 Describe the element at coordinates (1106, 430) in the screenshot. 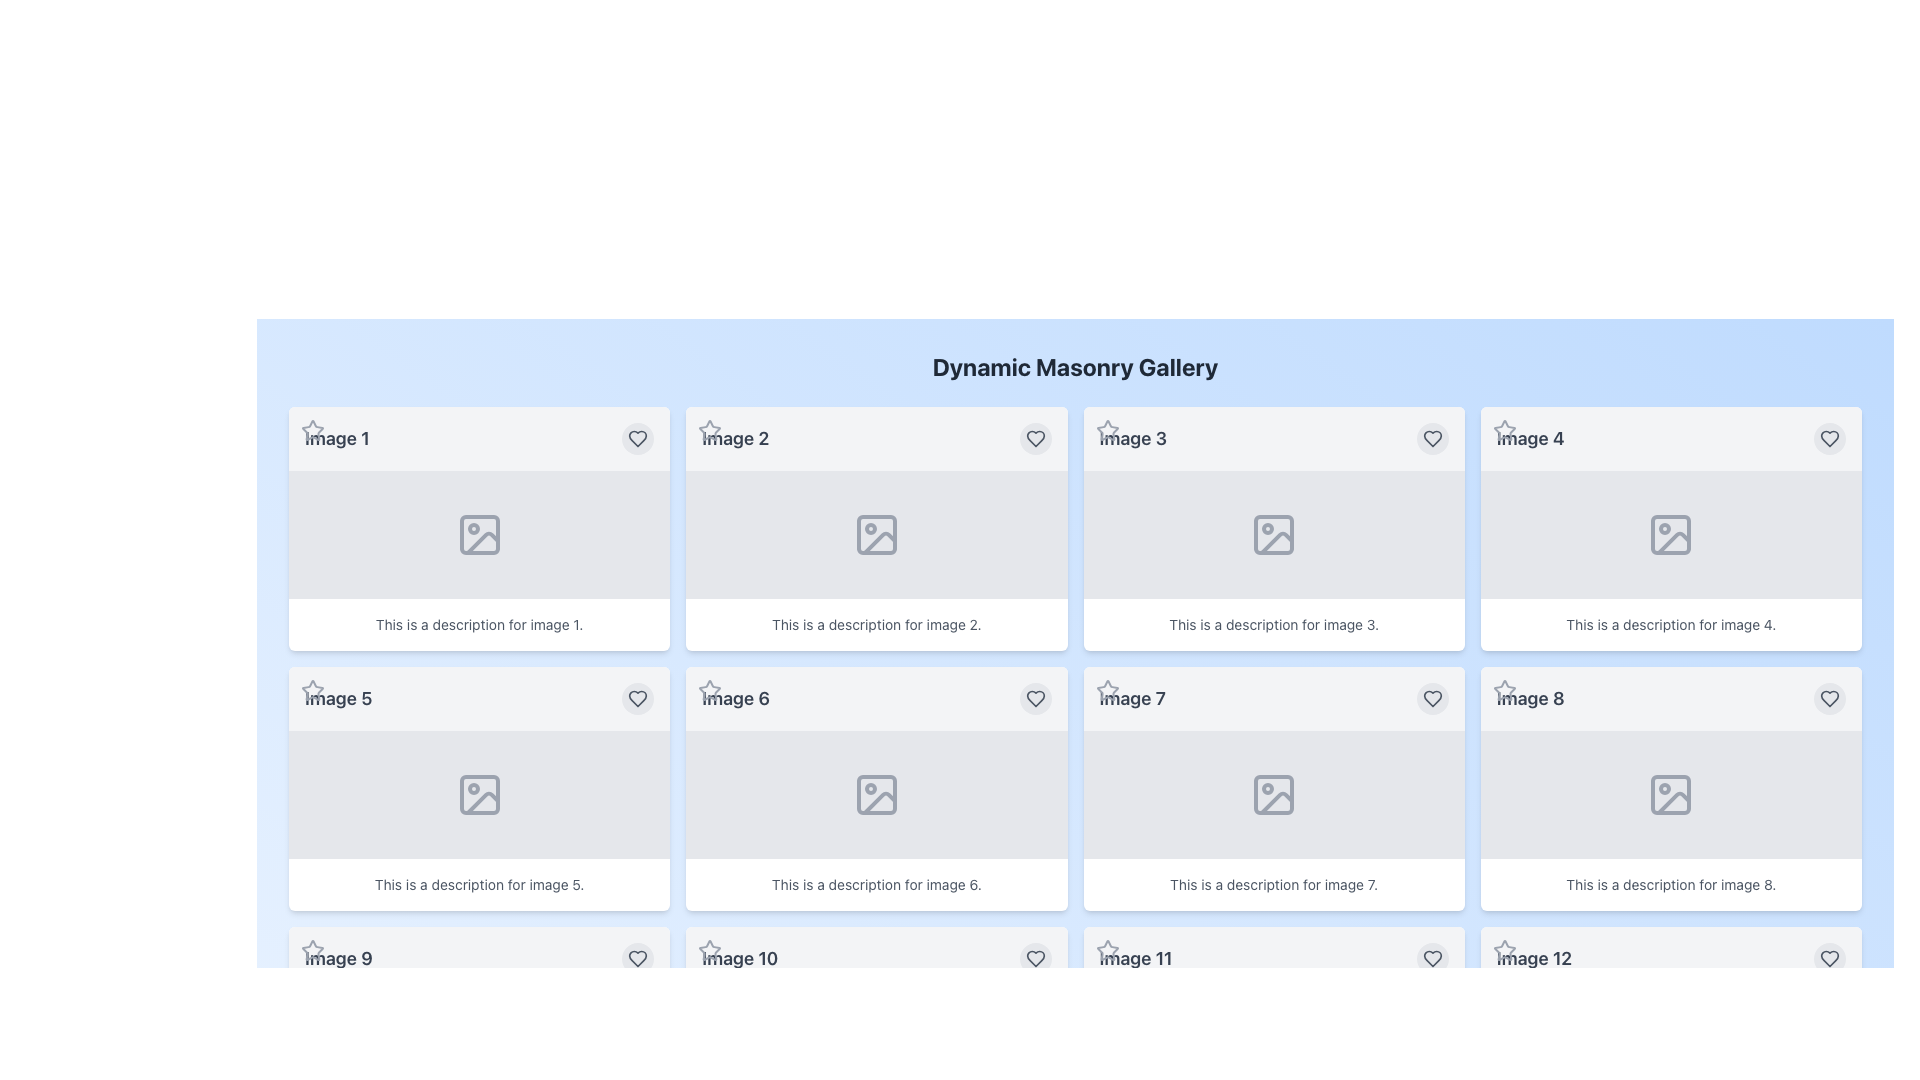

I see `the button located in the top-left corner of the card displaying 'Image 3' to change its color` at that location.